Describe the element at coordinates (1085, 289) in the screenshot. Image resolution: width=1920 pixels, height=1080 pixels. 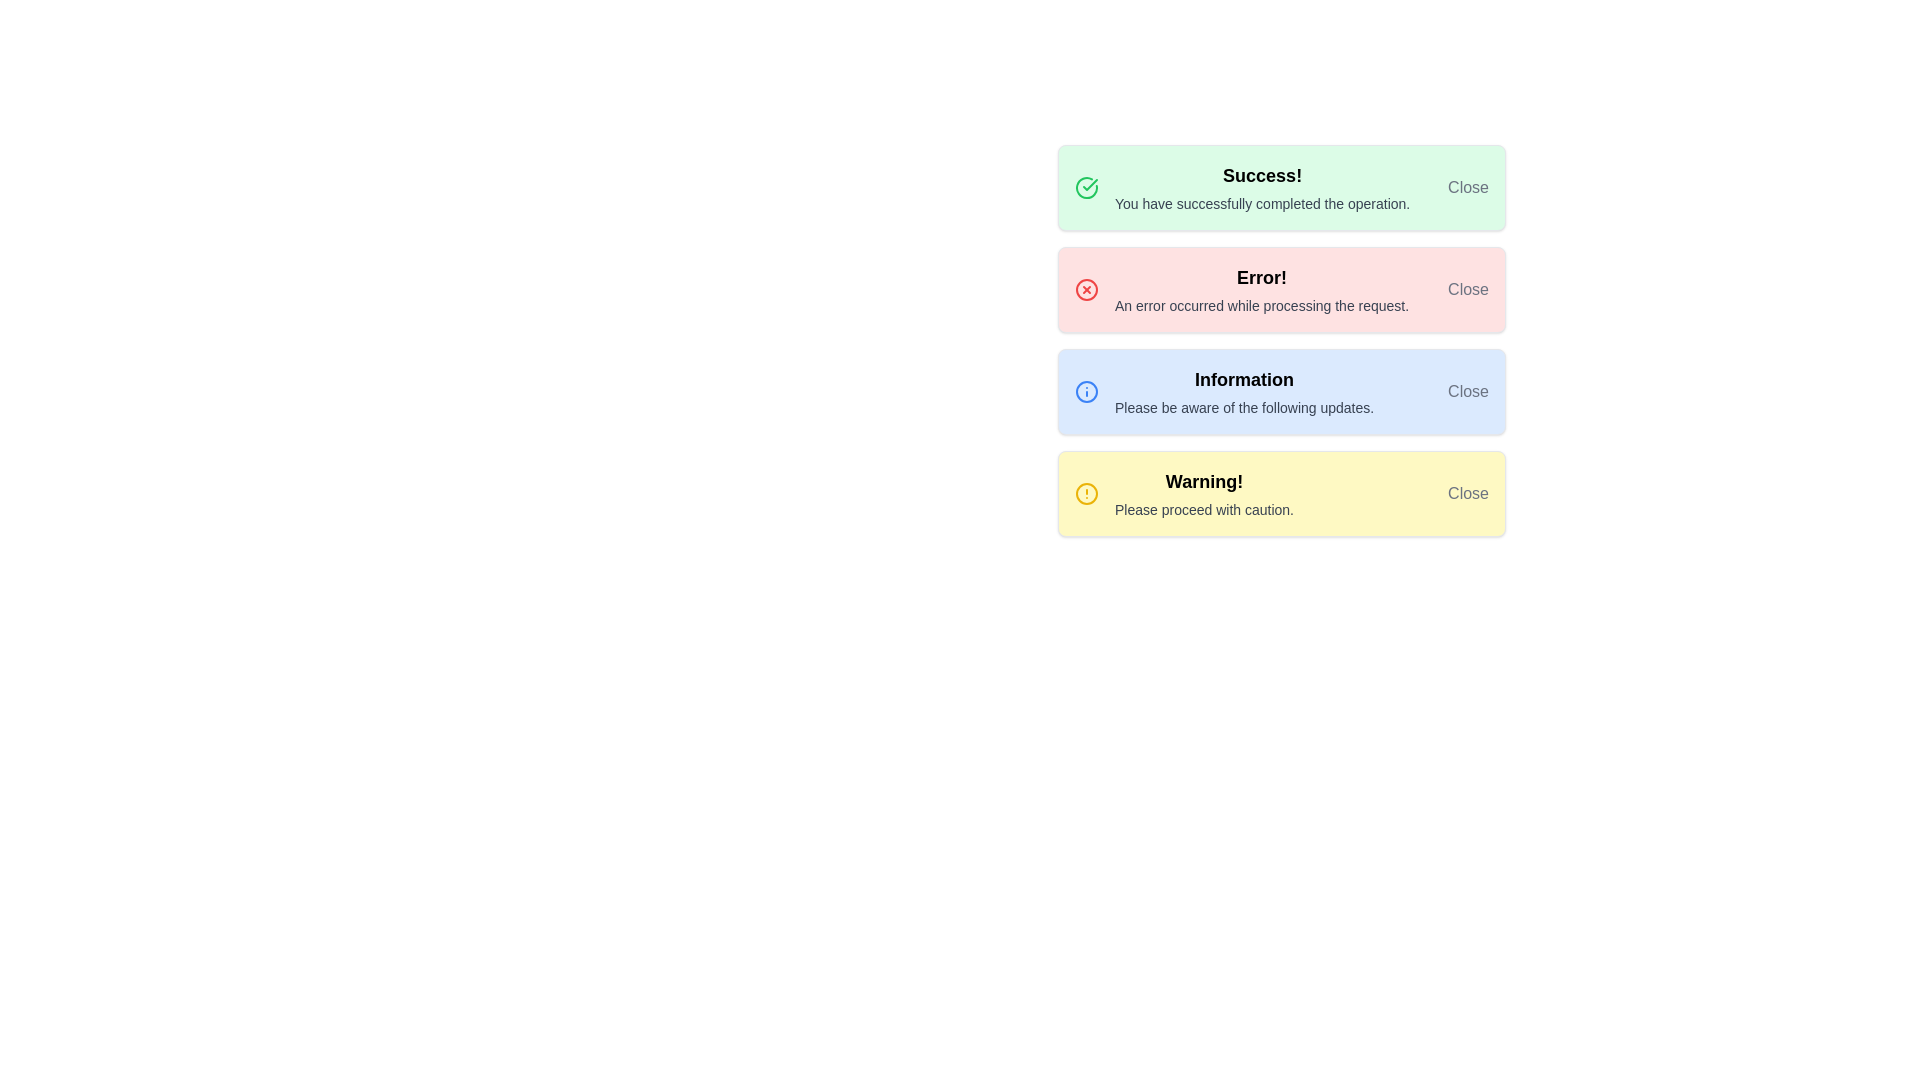
I see `the error icon located in the second notification box titled 'Error!', positioned to the left of the text content` at that location.